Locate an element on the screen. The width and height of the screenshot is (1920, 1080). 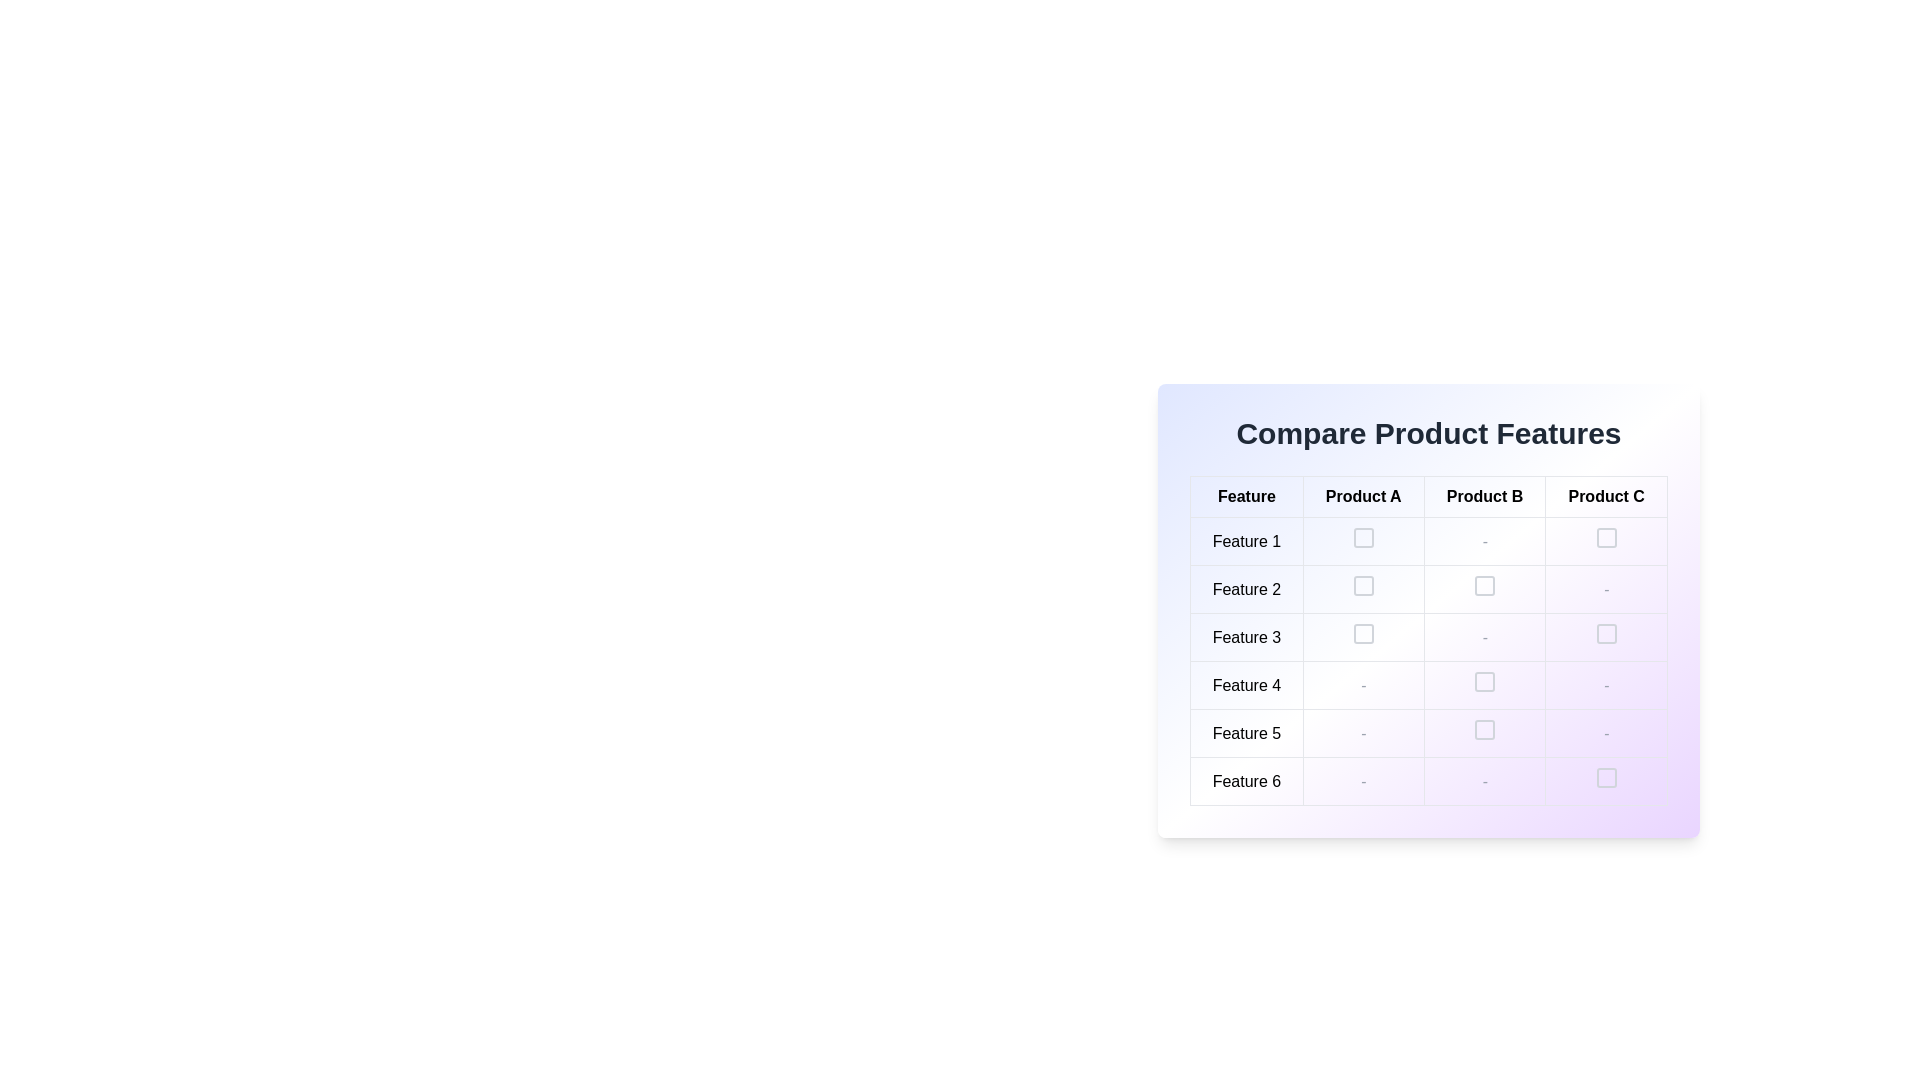
the checkbox located in the 'Product A' column and 'Feature 2' row is located at coordinates (1362, 585).